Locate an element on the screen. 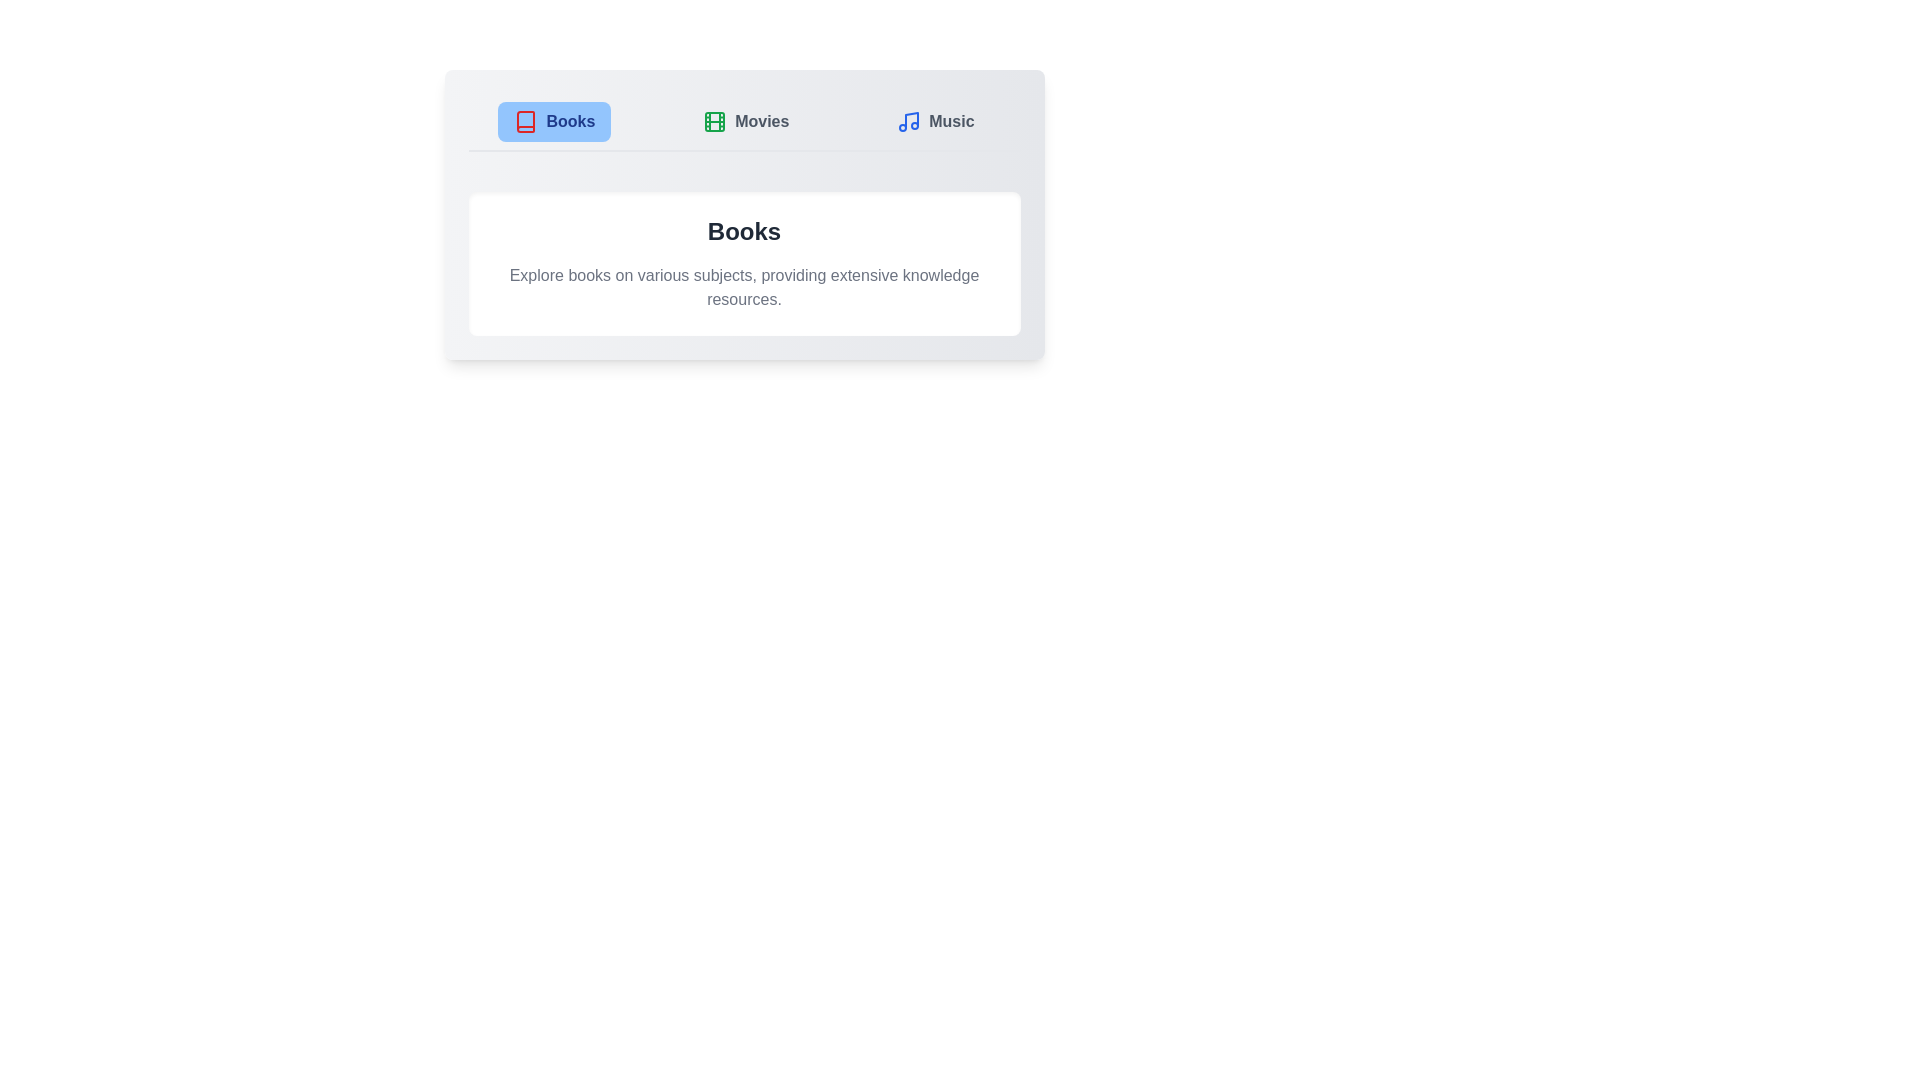 Image resolution: width=1920 pixels, height=1080 pixels. the Books tab to switch its content is located at coordinates (554, 122).